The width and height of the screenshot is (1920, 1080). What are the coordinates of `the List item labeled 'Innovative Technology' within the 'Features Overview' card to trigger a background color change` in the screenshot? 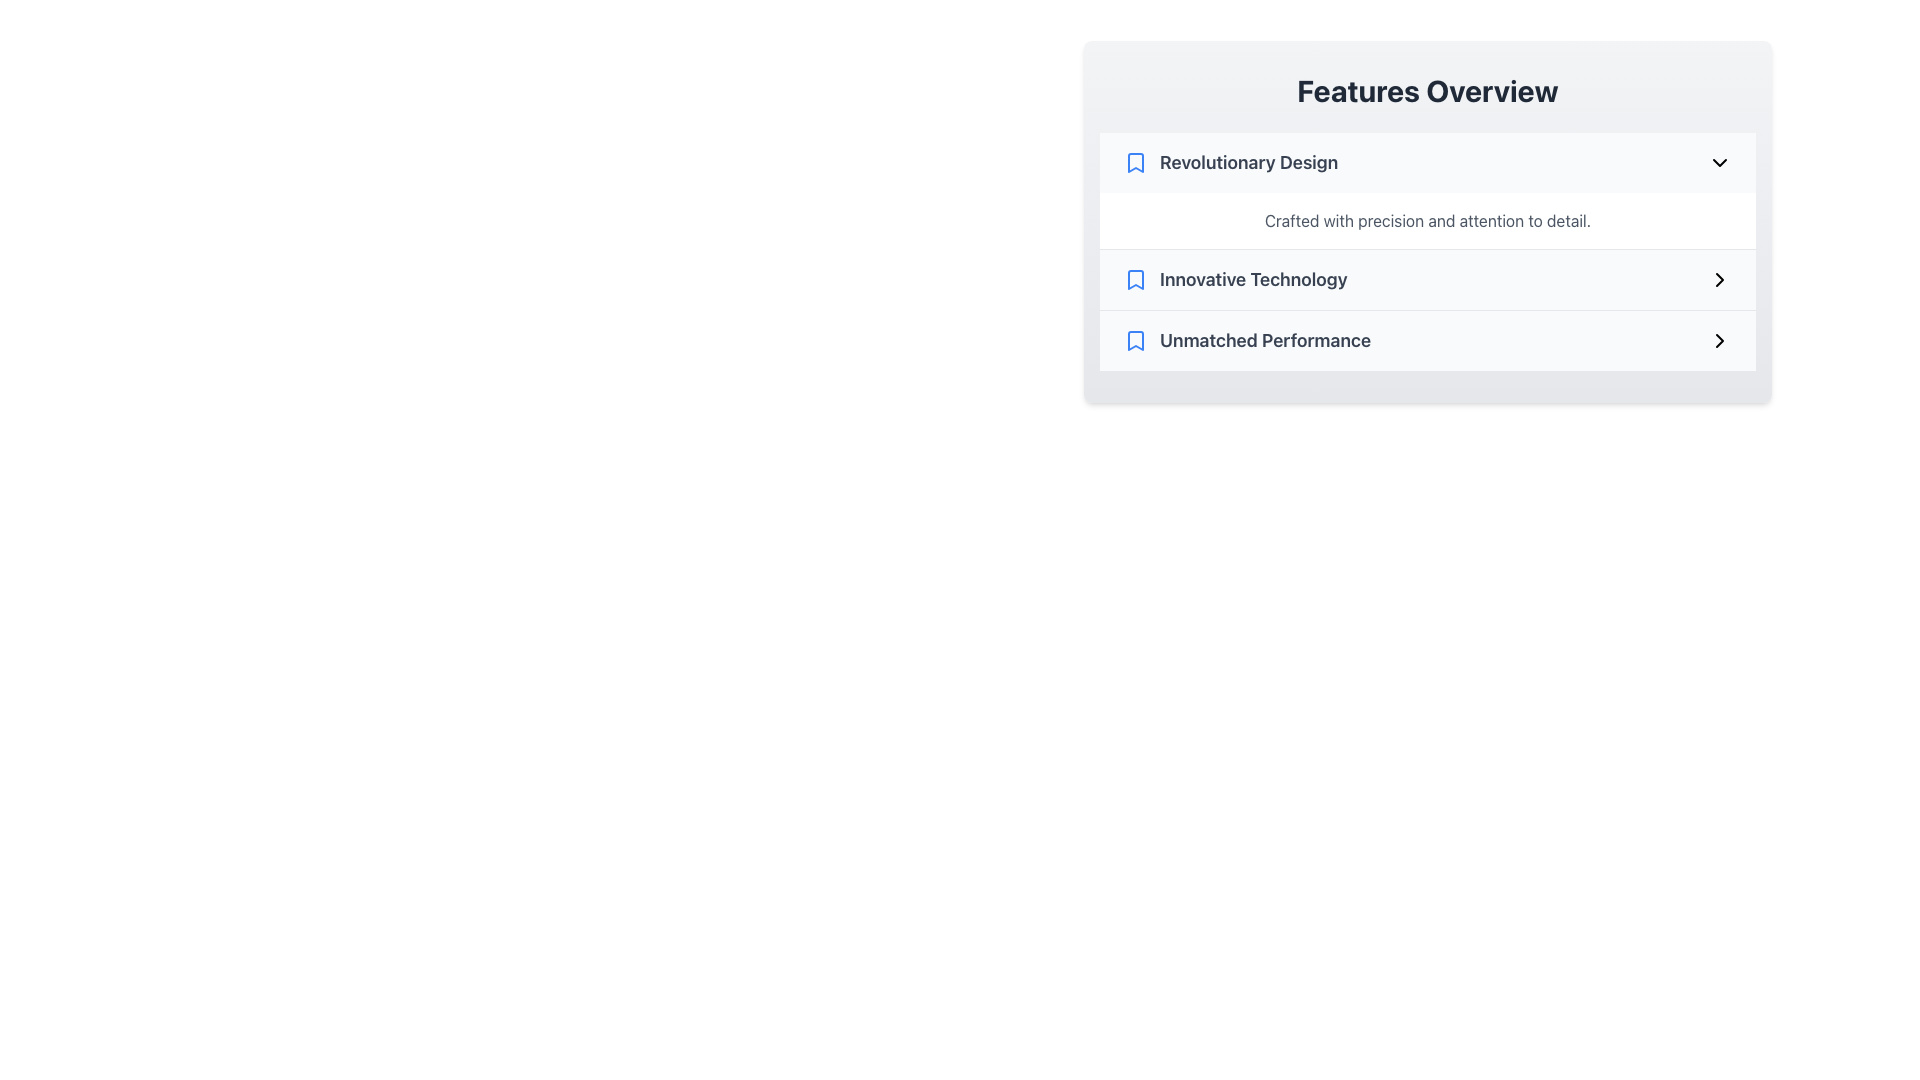 It's located at (1427, 280).